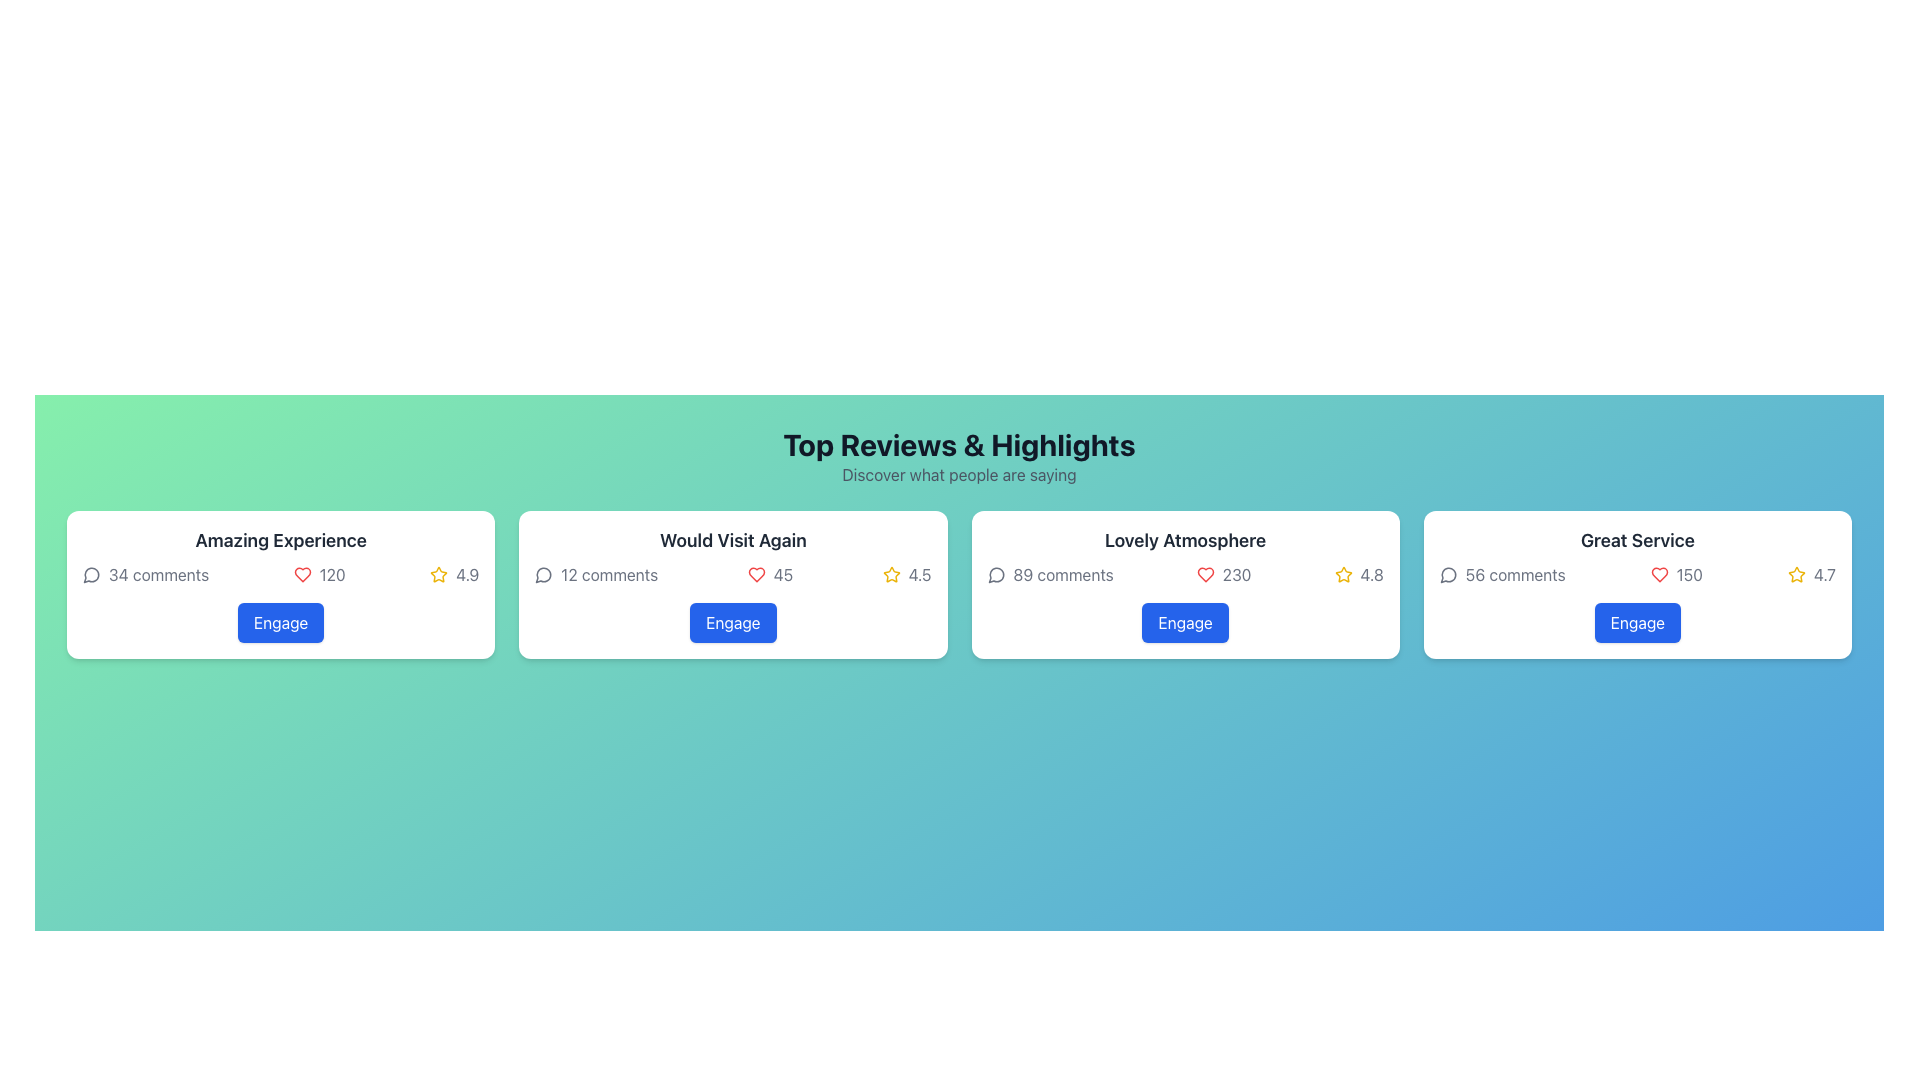  Describe the element at coordinates (318, 574) in the screenshot. I see `like count displayed in the label with a red heart icon and the text '120' in gray, located in the leftmost section of a row of four cards, below the title 'Amazing Experience'` at that location.